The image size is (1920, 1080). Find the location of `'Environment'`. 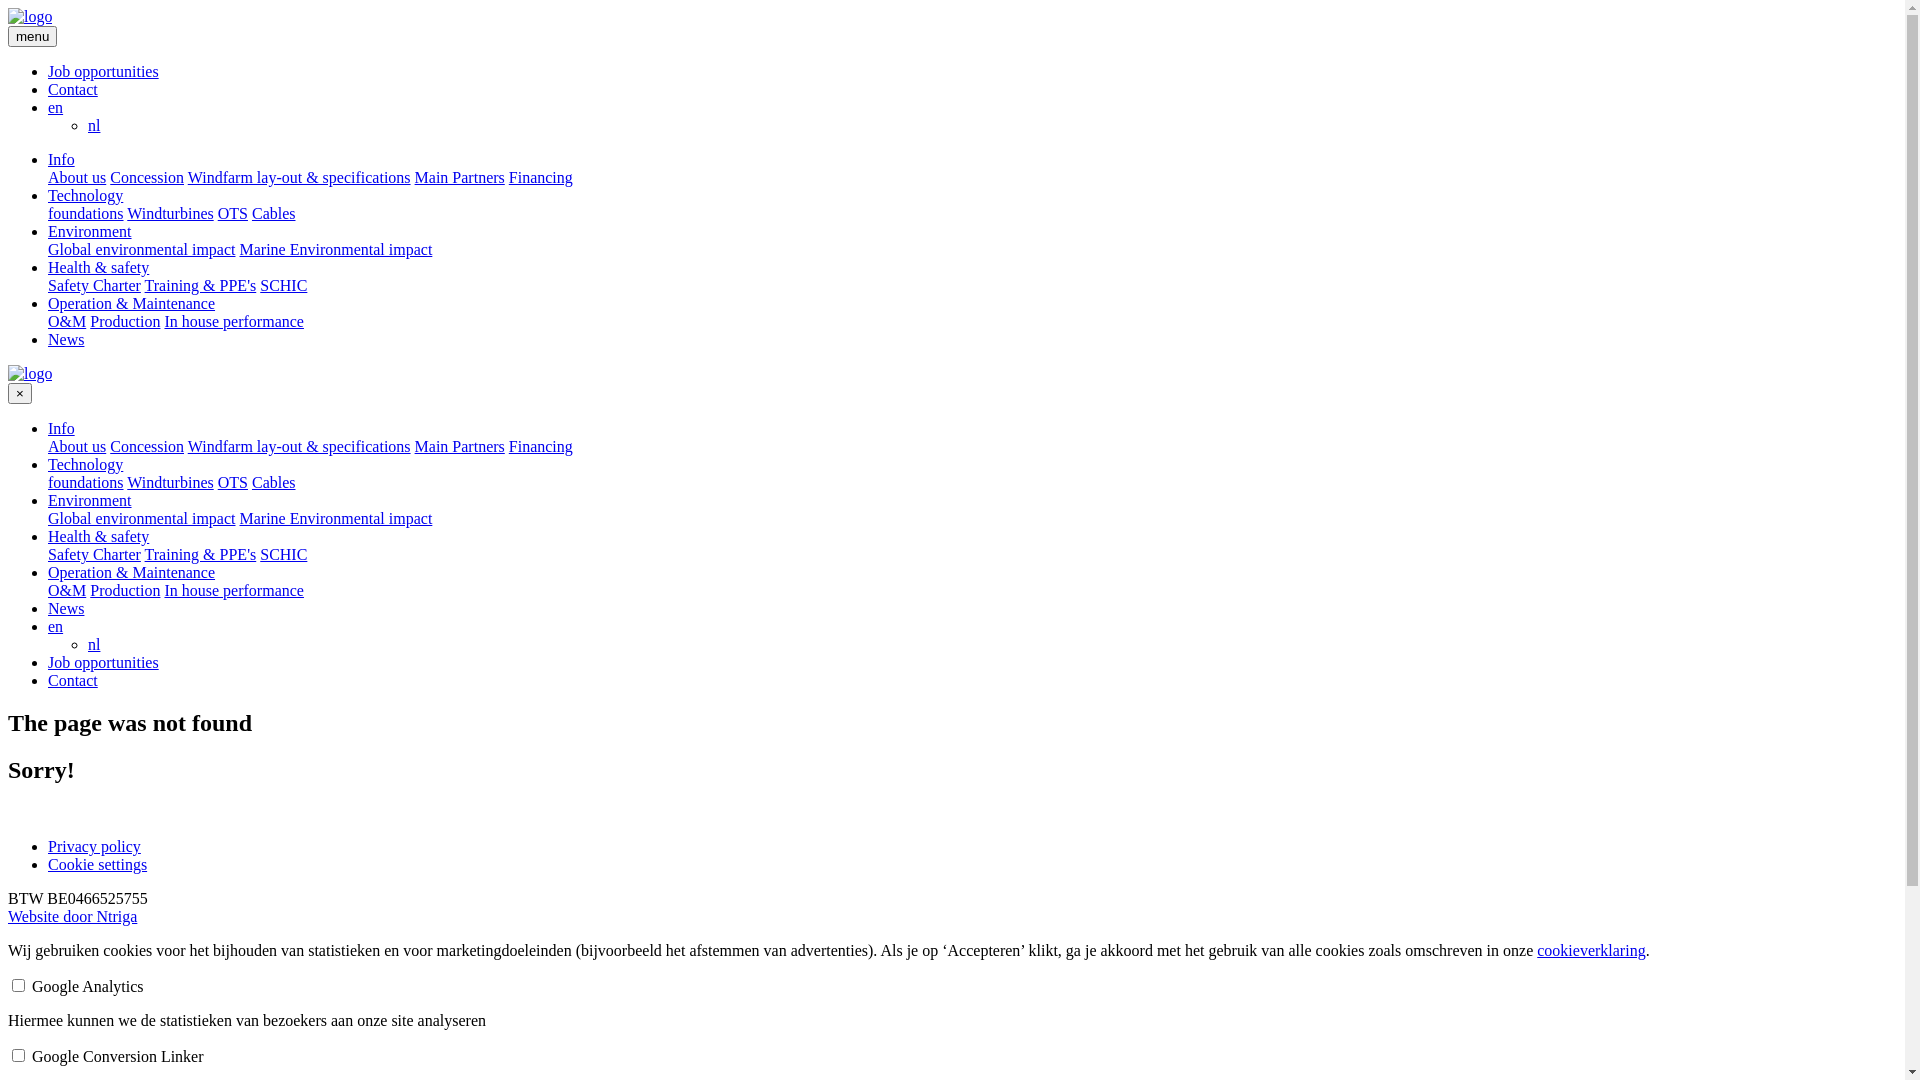

'Environment' is located at coordinates (89, 230).